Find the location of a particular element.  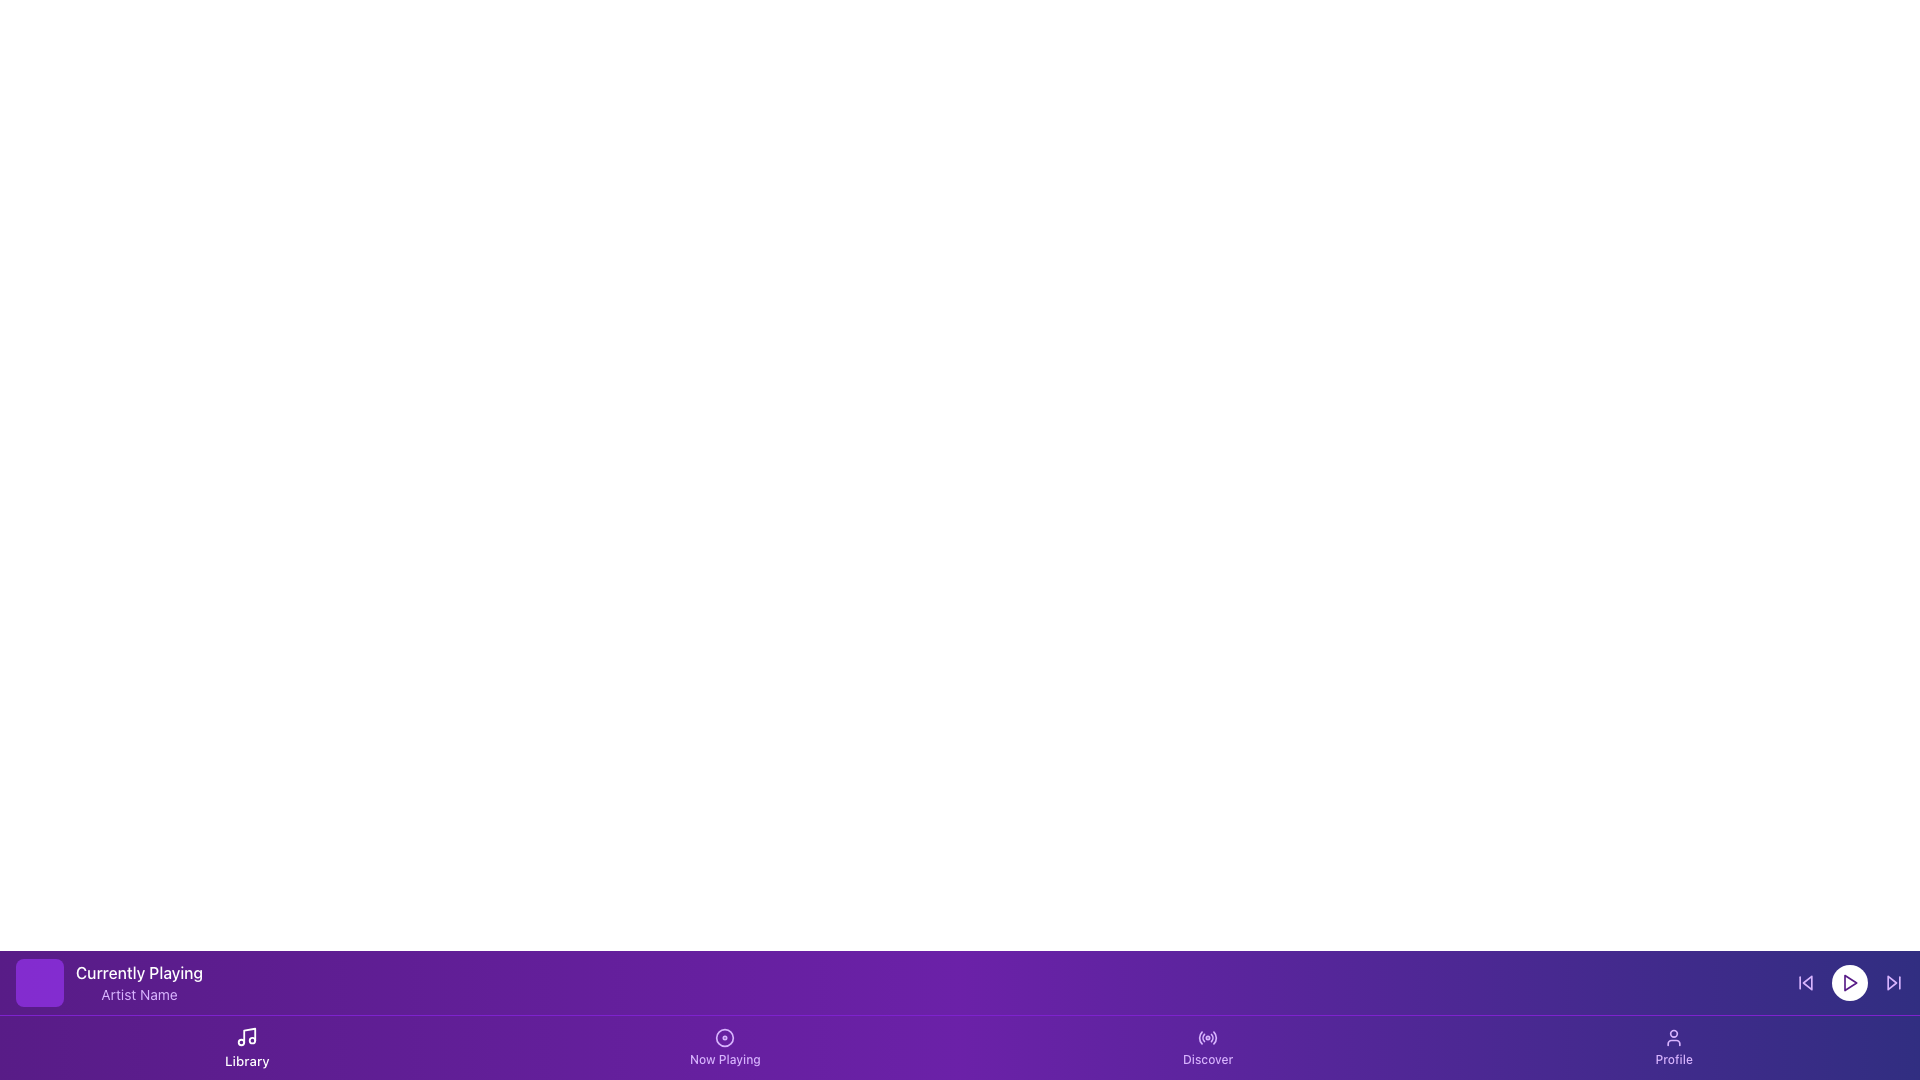

the 'Profile' button, which features a user profile icon and purple text that turns white on hover, located in the bottom-right corner of the interface is located at coordinates (1674, 1047).